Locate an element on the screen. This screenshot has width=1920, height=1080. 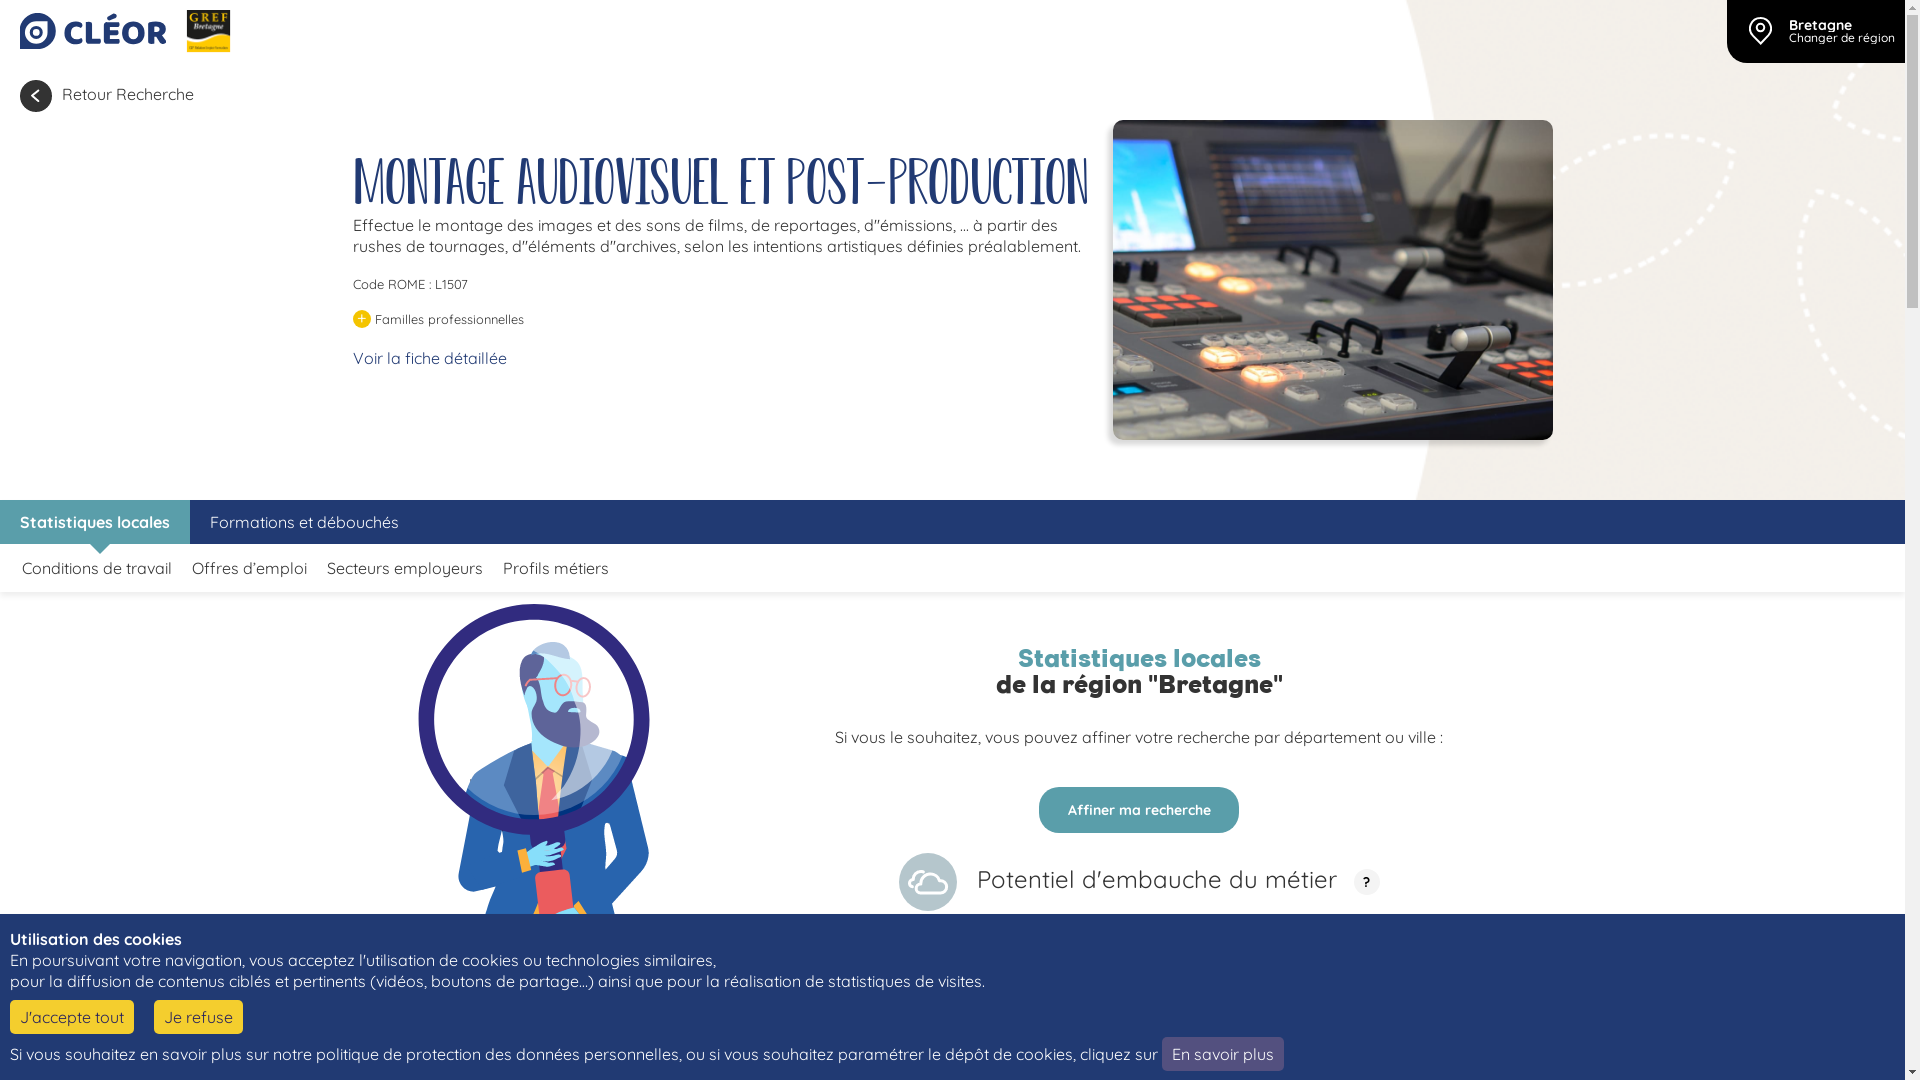
'Conditions de travail' is located at coordinates (95, 567).